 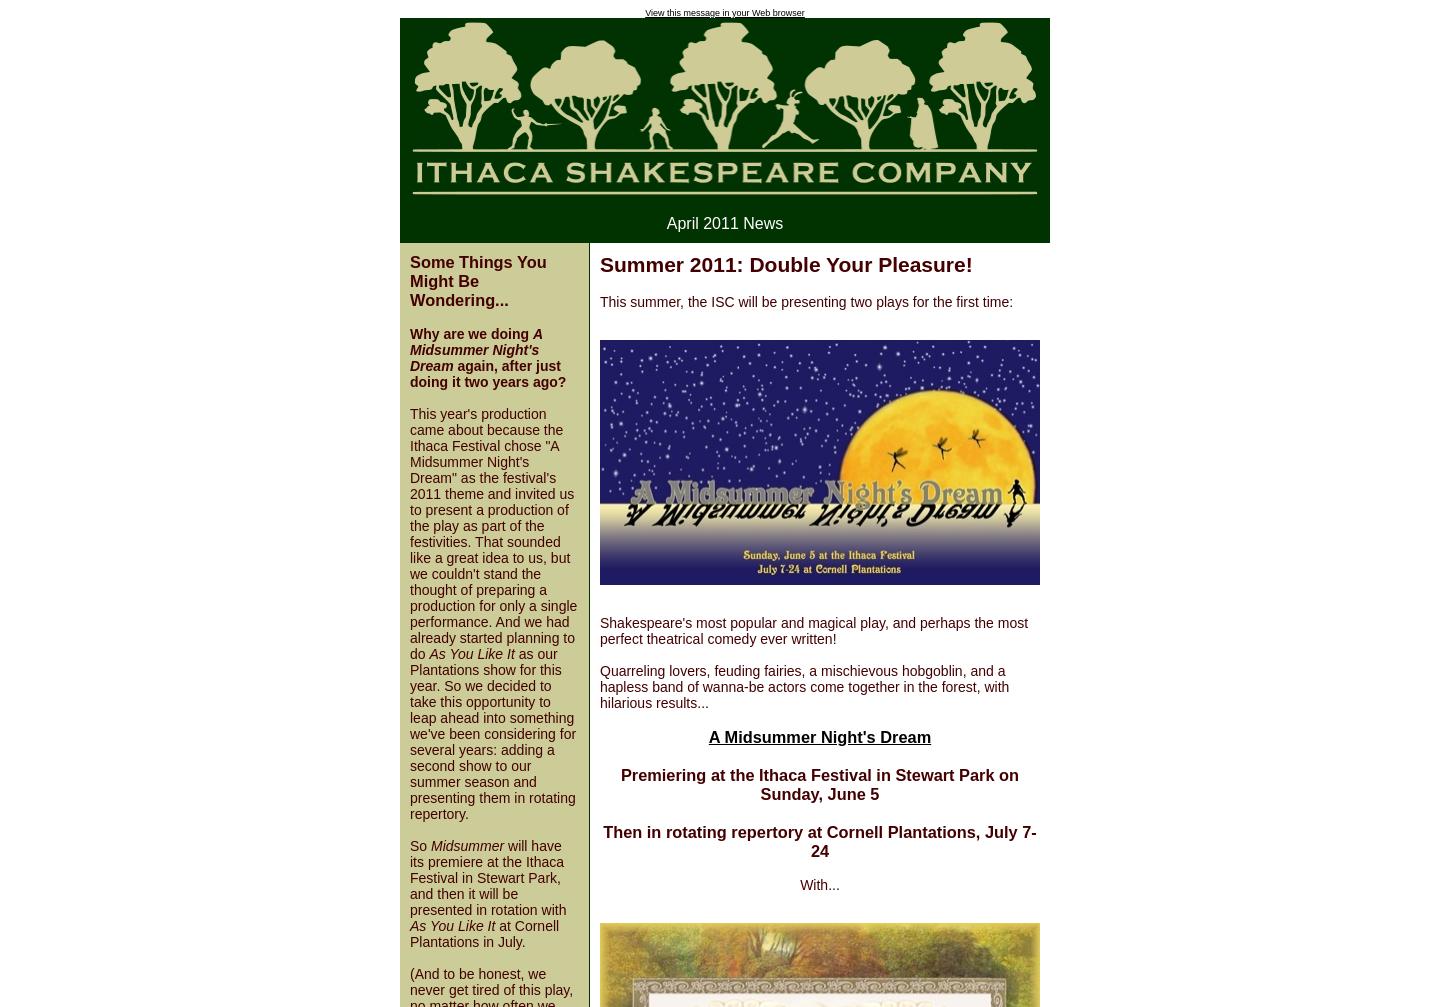 I want to click on 'With...', so click(x=819, y=883).